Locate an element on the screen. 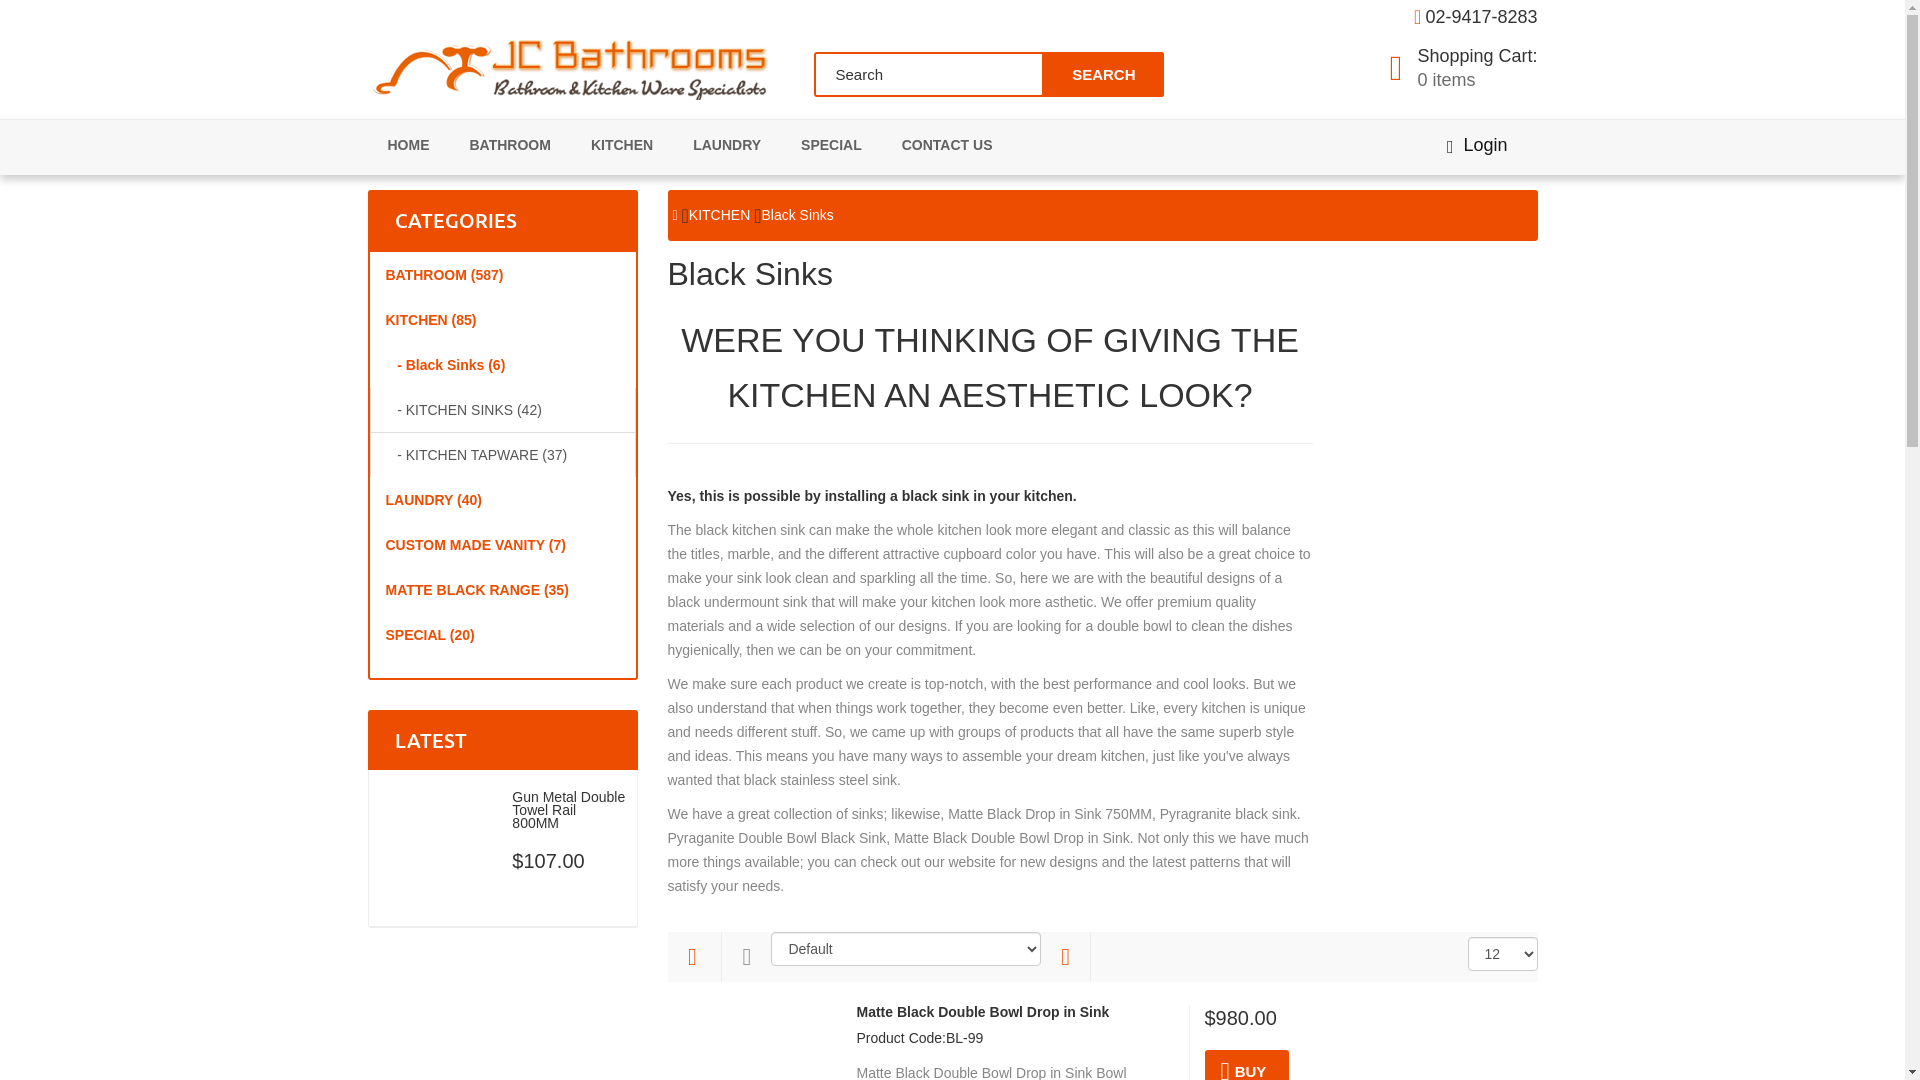 The image size is (1920, 1080). 'Shopping Cart: is located at coordinates (1464, 68).